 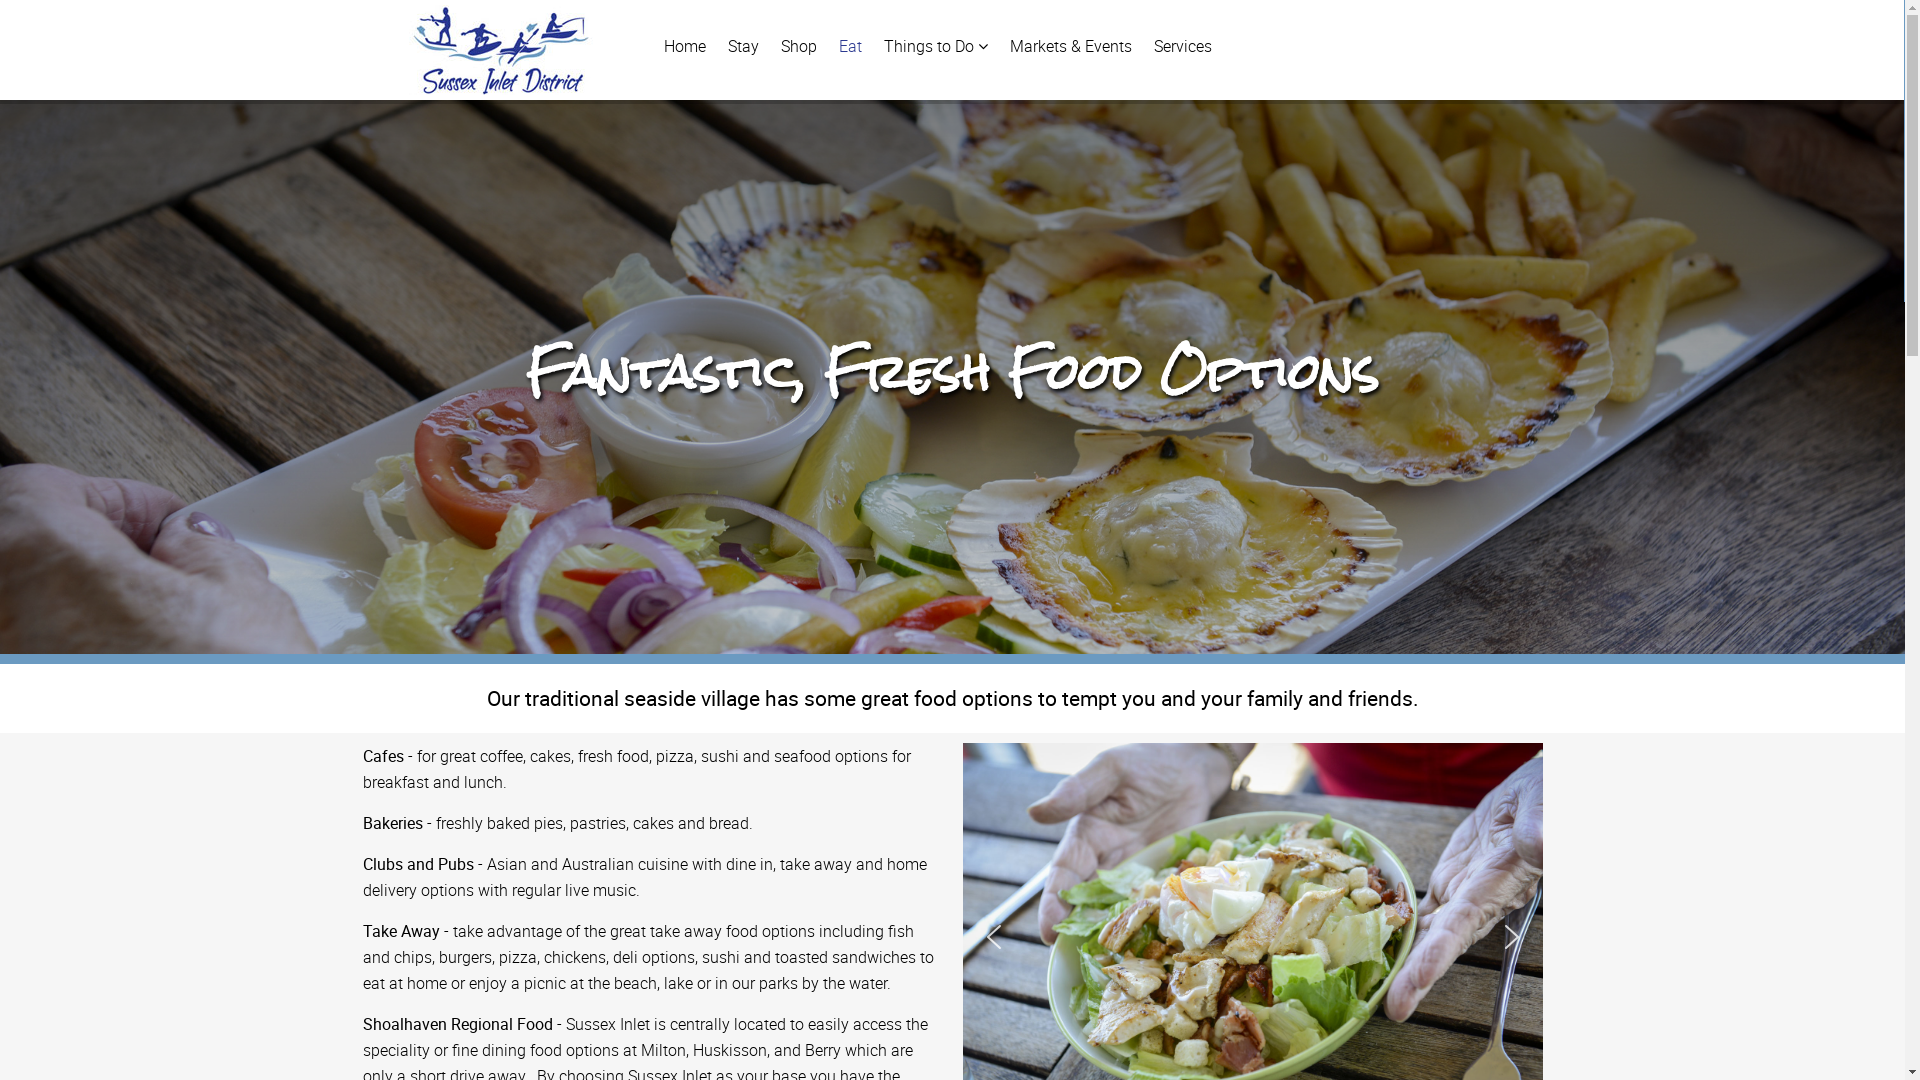 What do you see at coordinates (742, 45) in the screenshot?
I see `'Stay'` at bounding box center [742, 45].